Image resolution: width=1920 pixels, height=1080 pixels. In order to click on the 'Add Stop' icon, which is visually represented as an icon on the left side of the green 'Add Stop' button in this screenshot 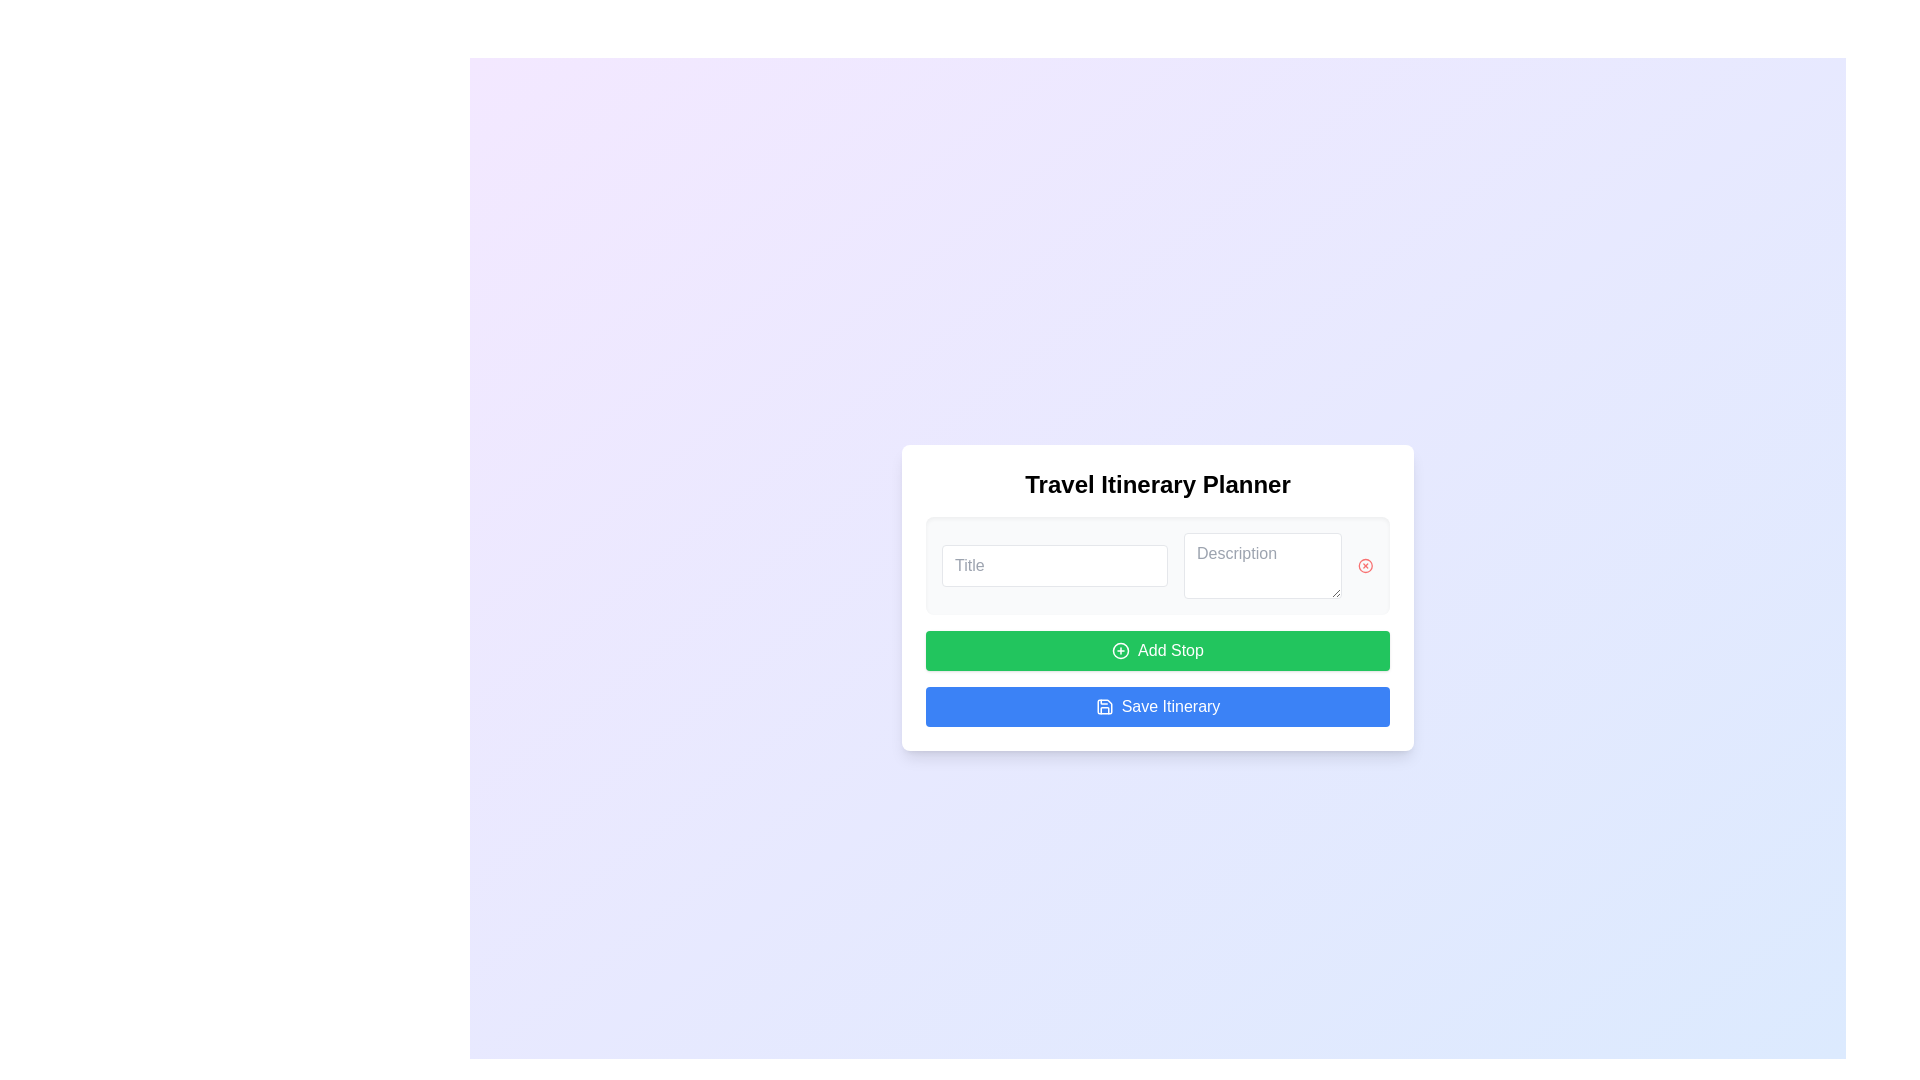, I will do `click(1121, 651)`.